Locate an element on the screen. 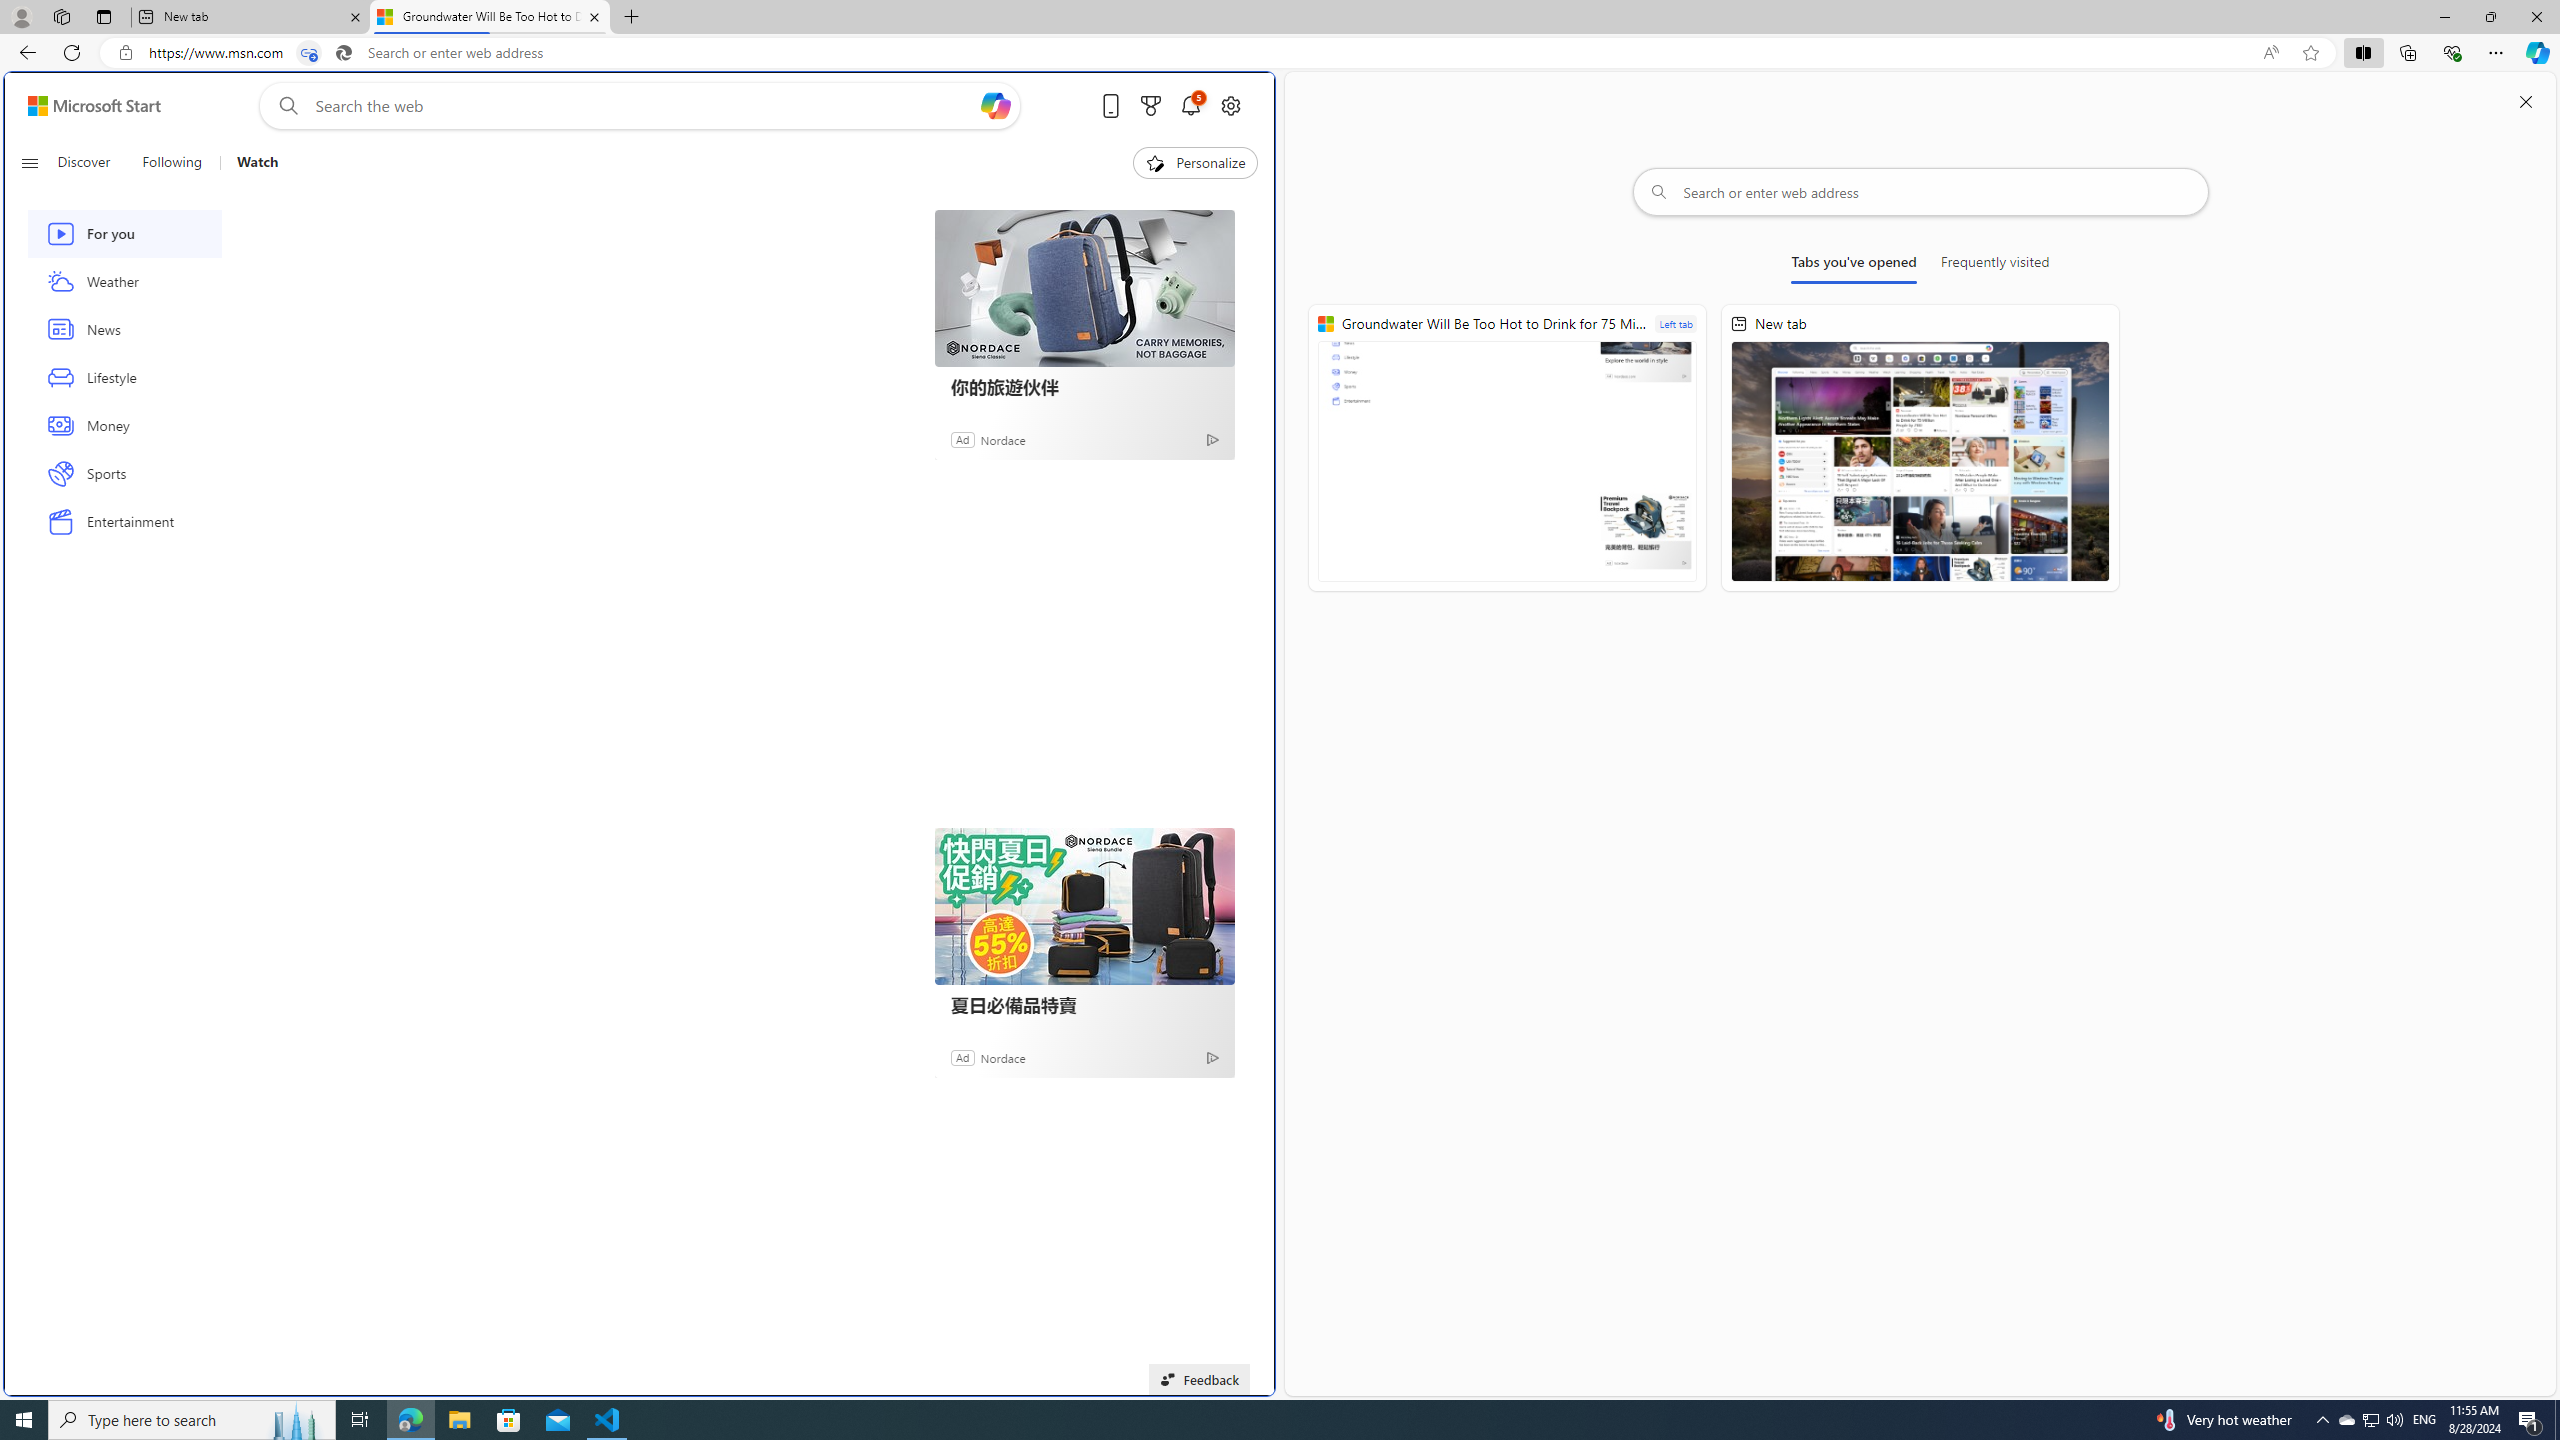 Image resolution: width=2560 pixels, height=1440 pixels. 'Skip to footer' is located at coordinates (81, 104).